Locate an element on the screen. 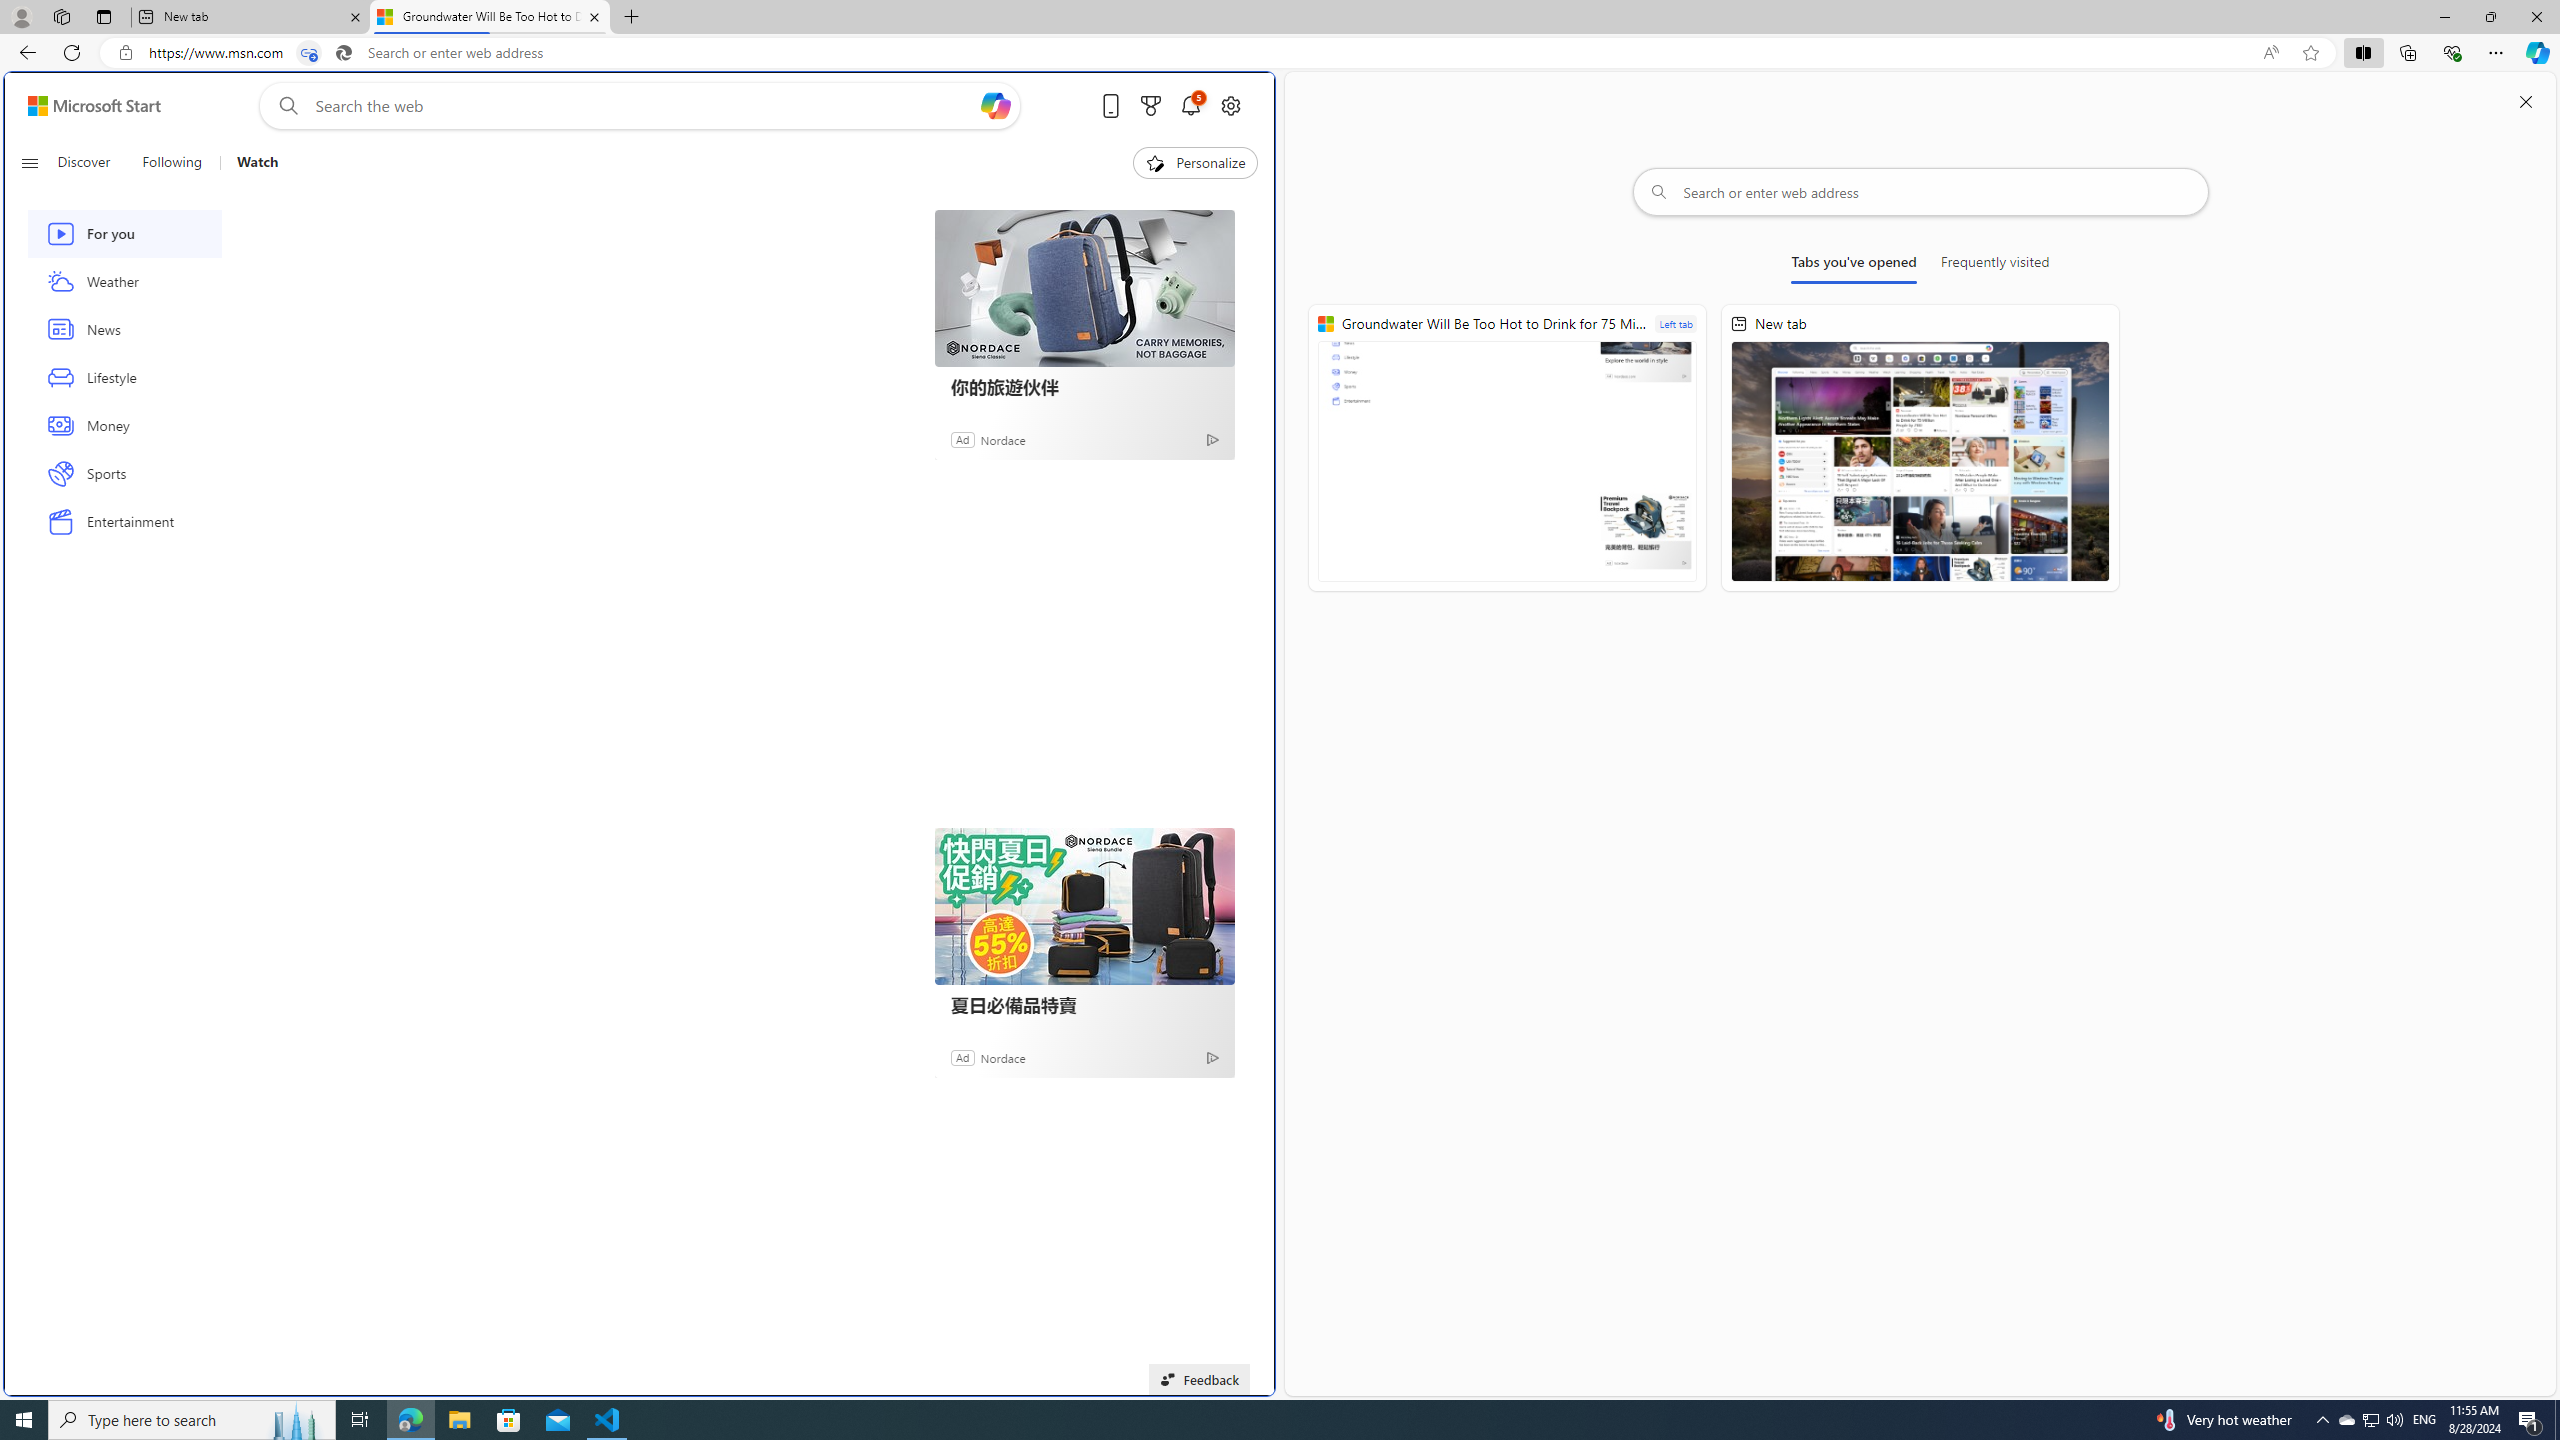 Image resolution: width=2560 pixels, height=1440 pixels. 'Skip to footer' is located at coordinates (81, 104).